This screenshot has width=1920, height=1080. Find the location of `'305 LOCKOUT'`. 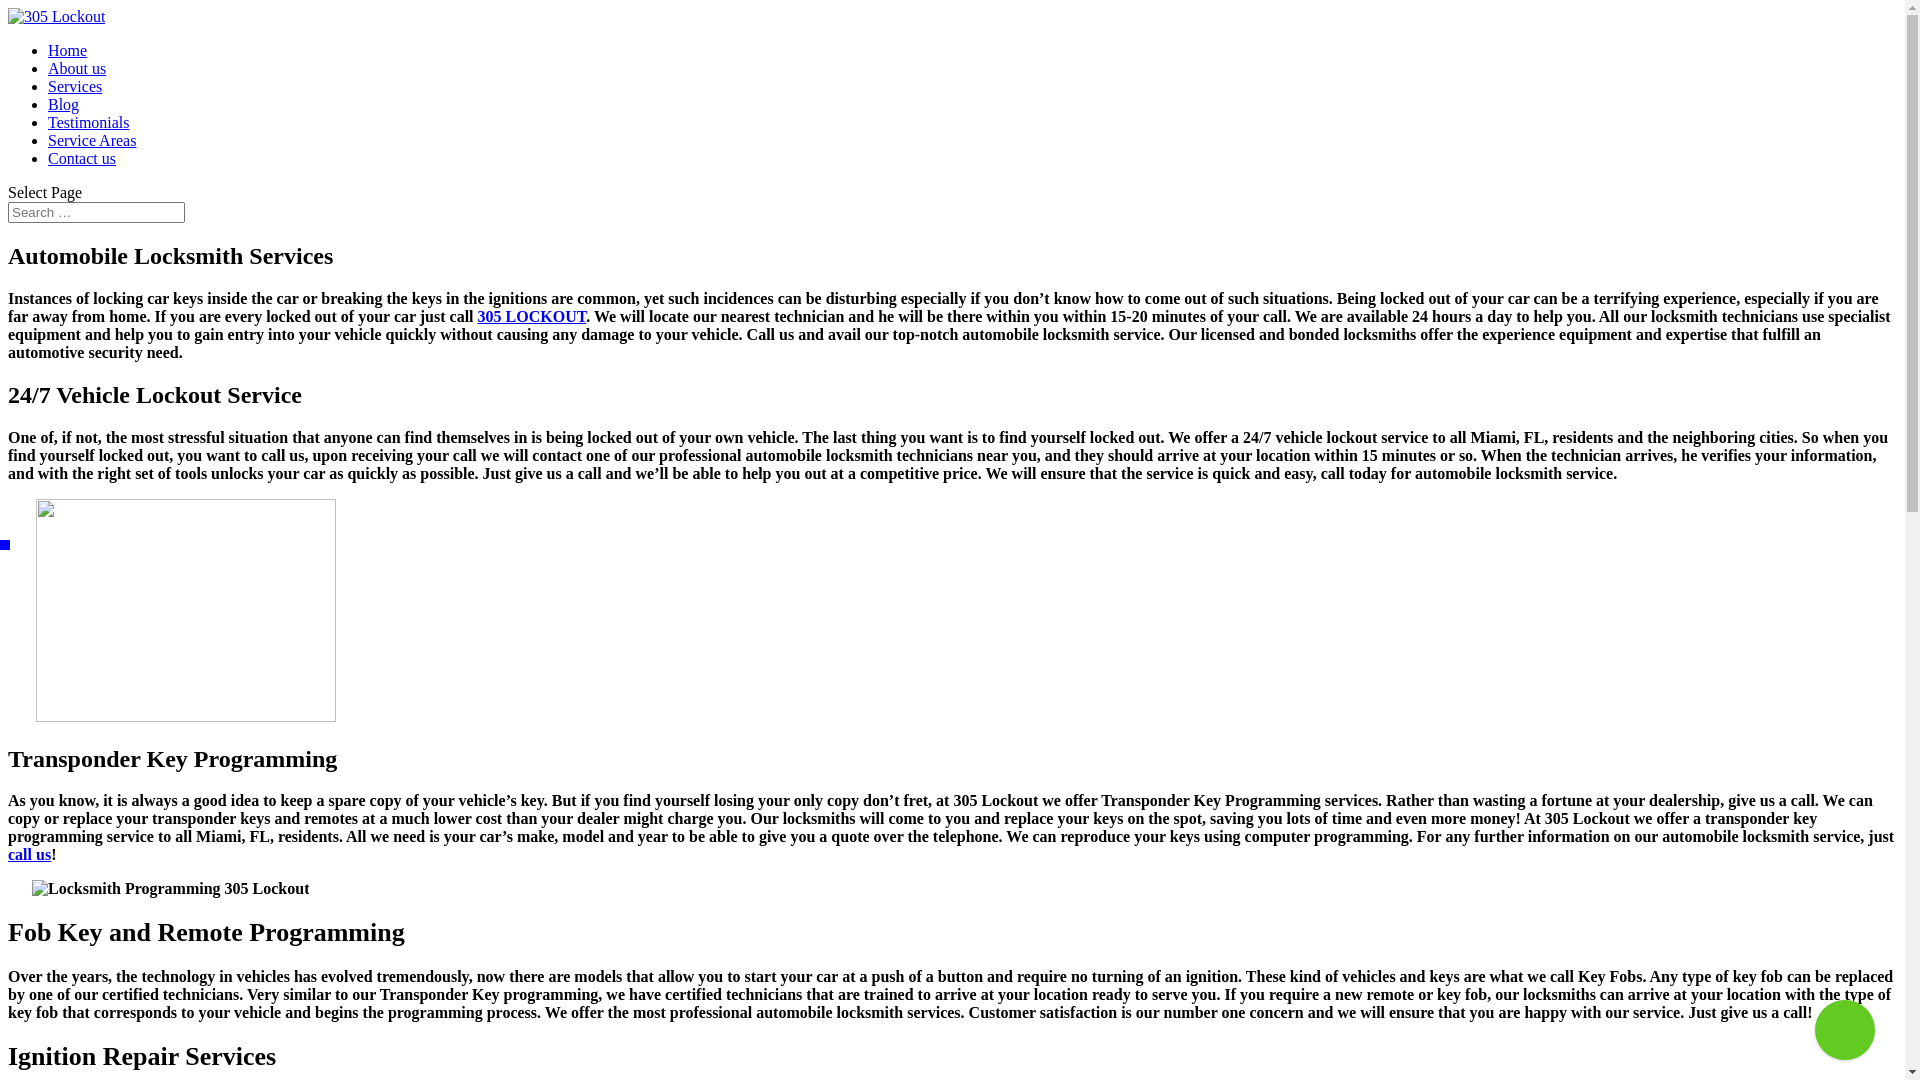

'305 LOCKOUT' is located at coordinates (532, 315).